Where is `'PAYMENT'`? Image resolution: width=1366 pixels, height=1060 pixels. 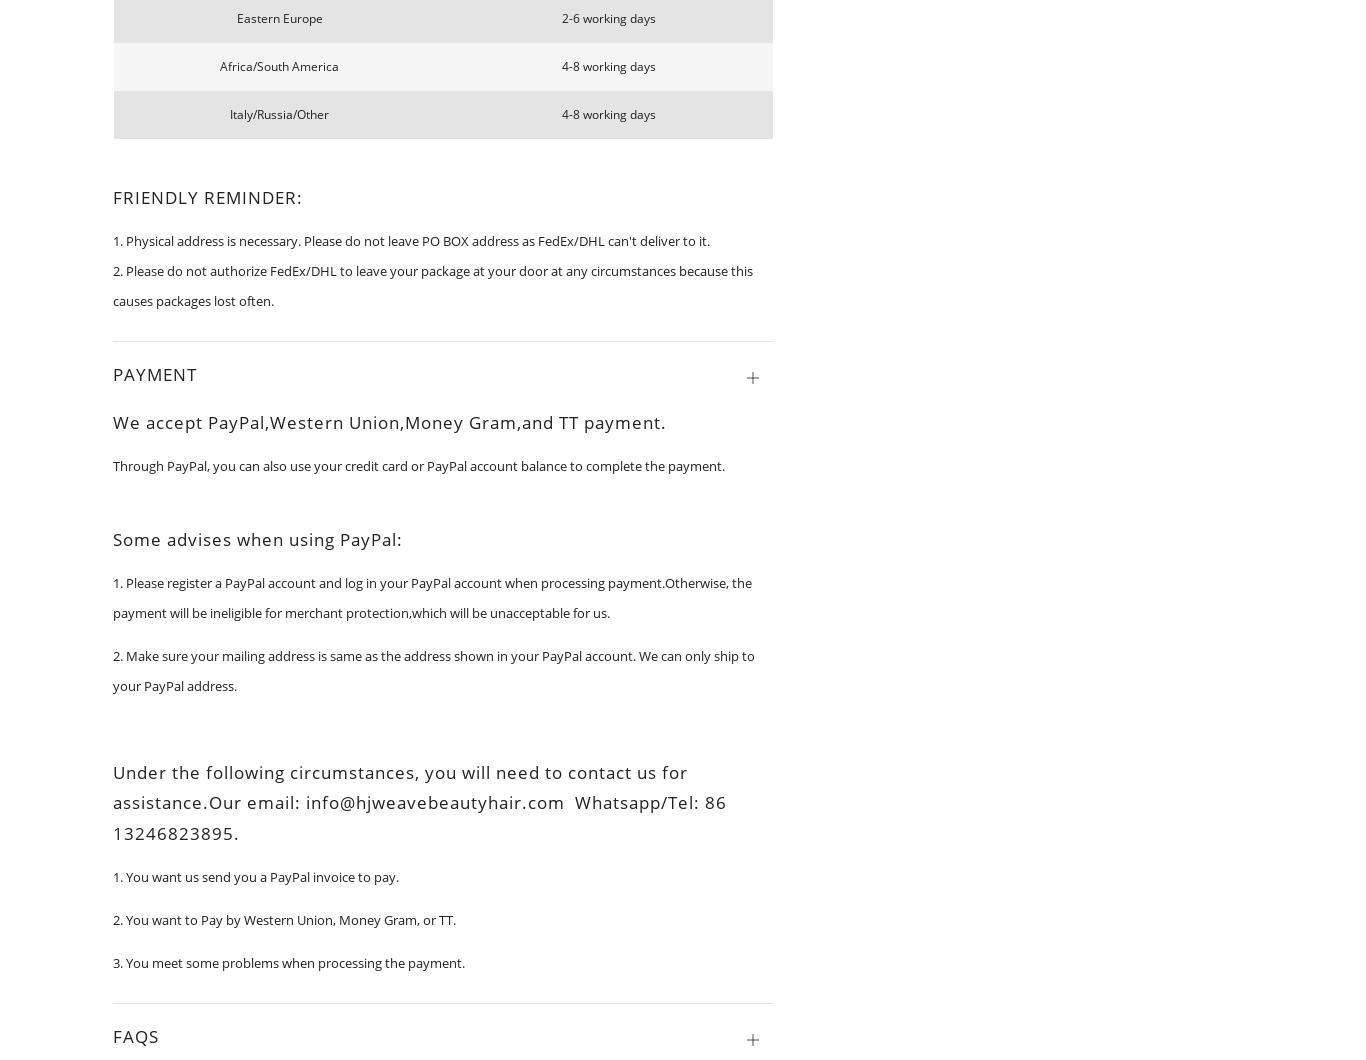 'PAYMENT' is located at coordinates (154, 373).